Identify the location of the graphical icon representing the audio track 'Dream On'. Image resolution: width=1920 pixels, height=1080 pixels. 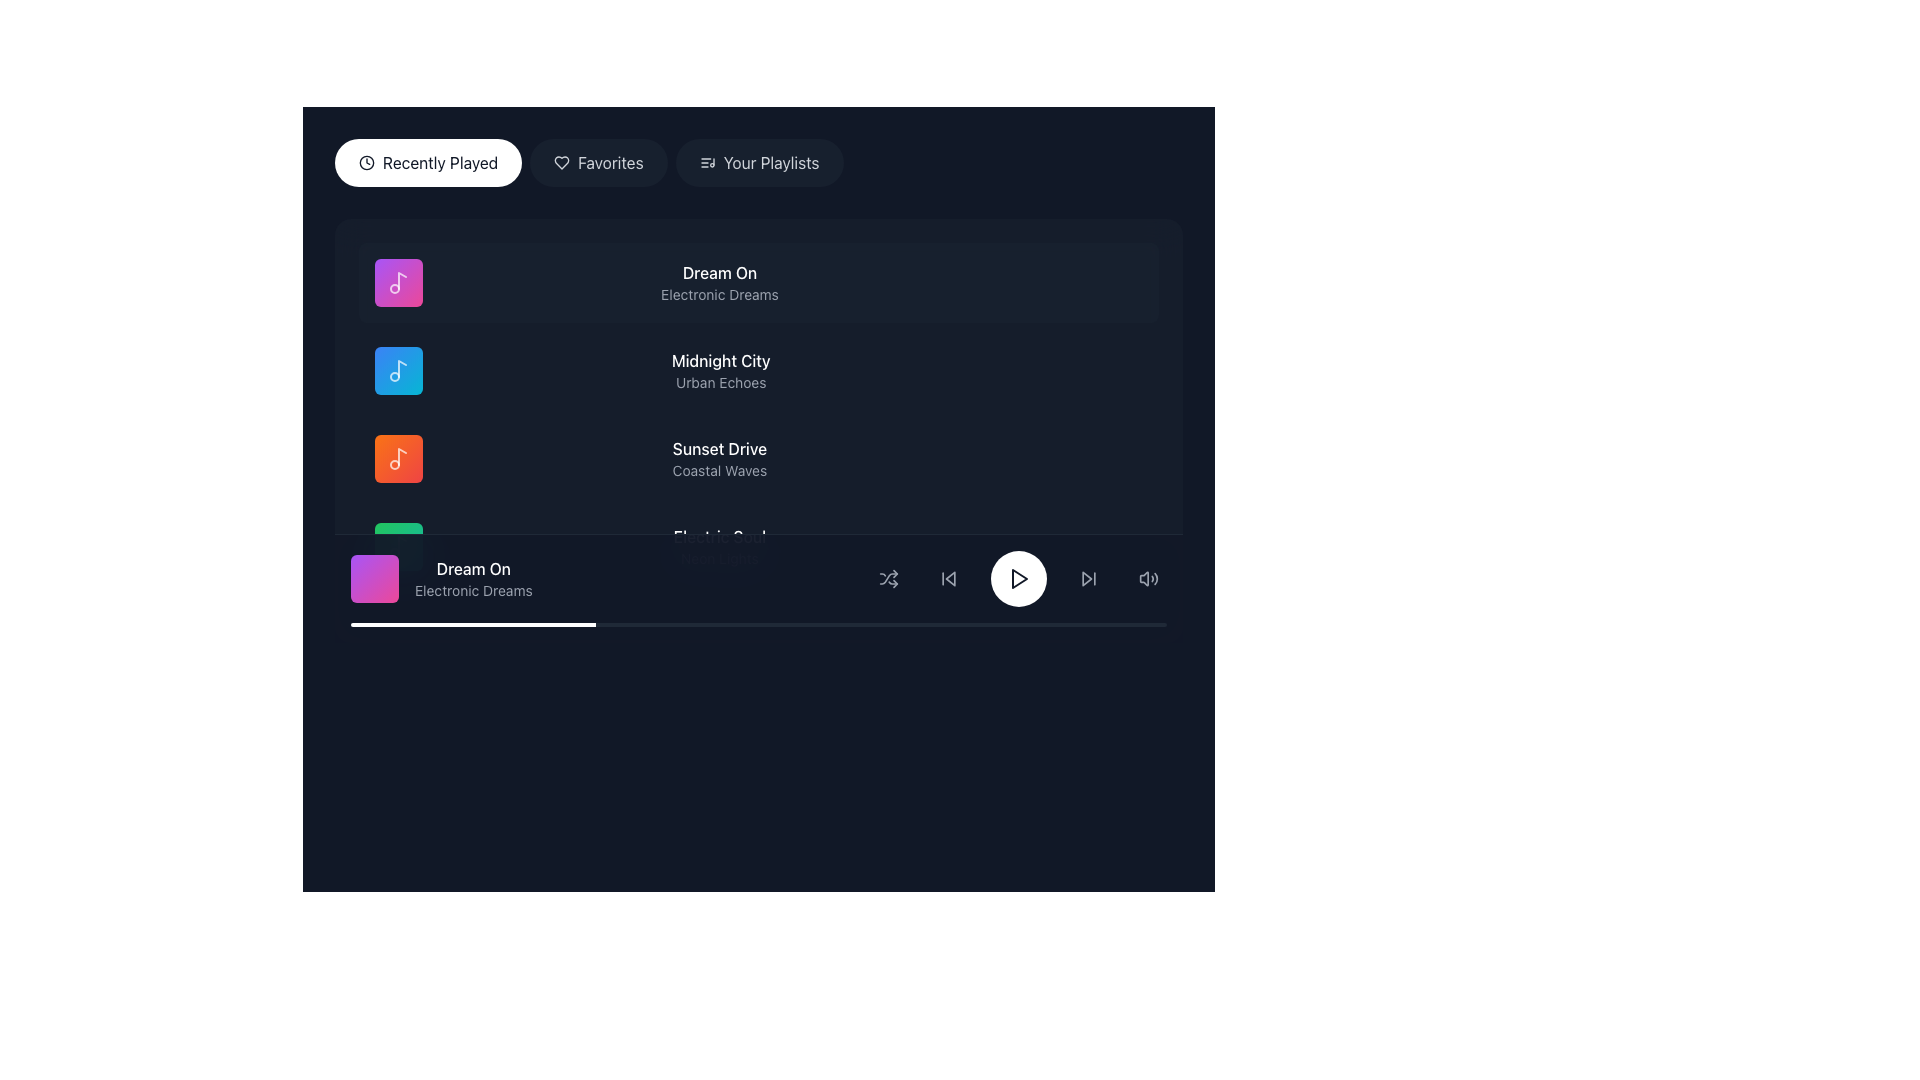
(398, 282).